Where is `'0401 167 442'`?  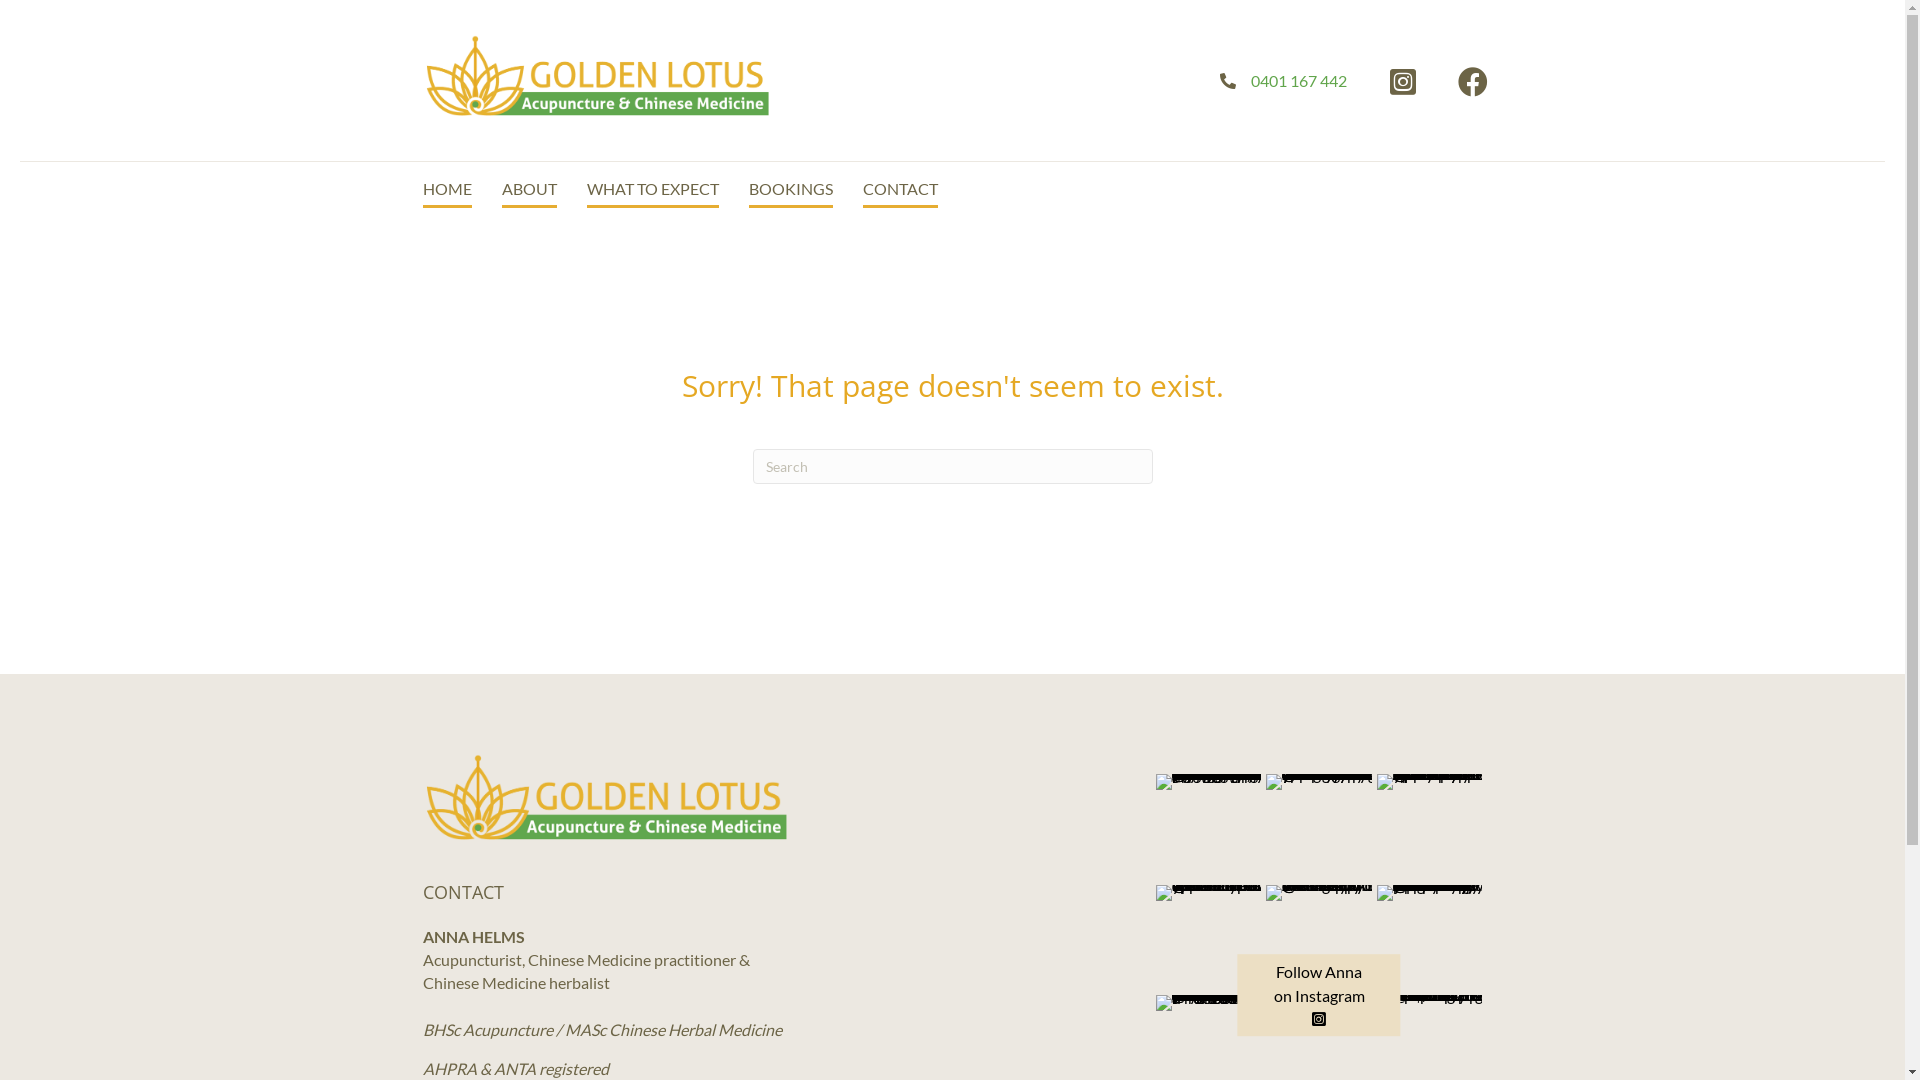
'0401 167 442' is located at coordinates (1299, 79).